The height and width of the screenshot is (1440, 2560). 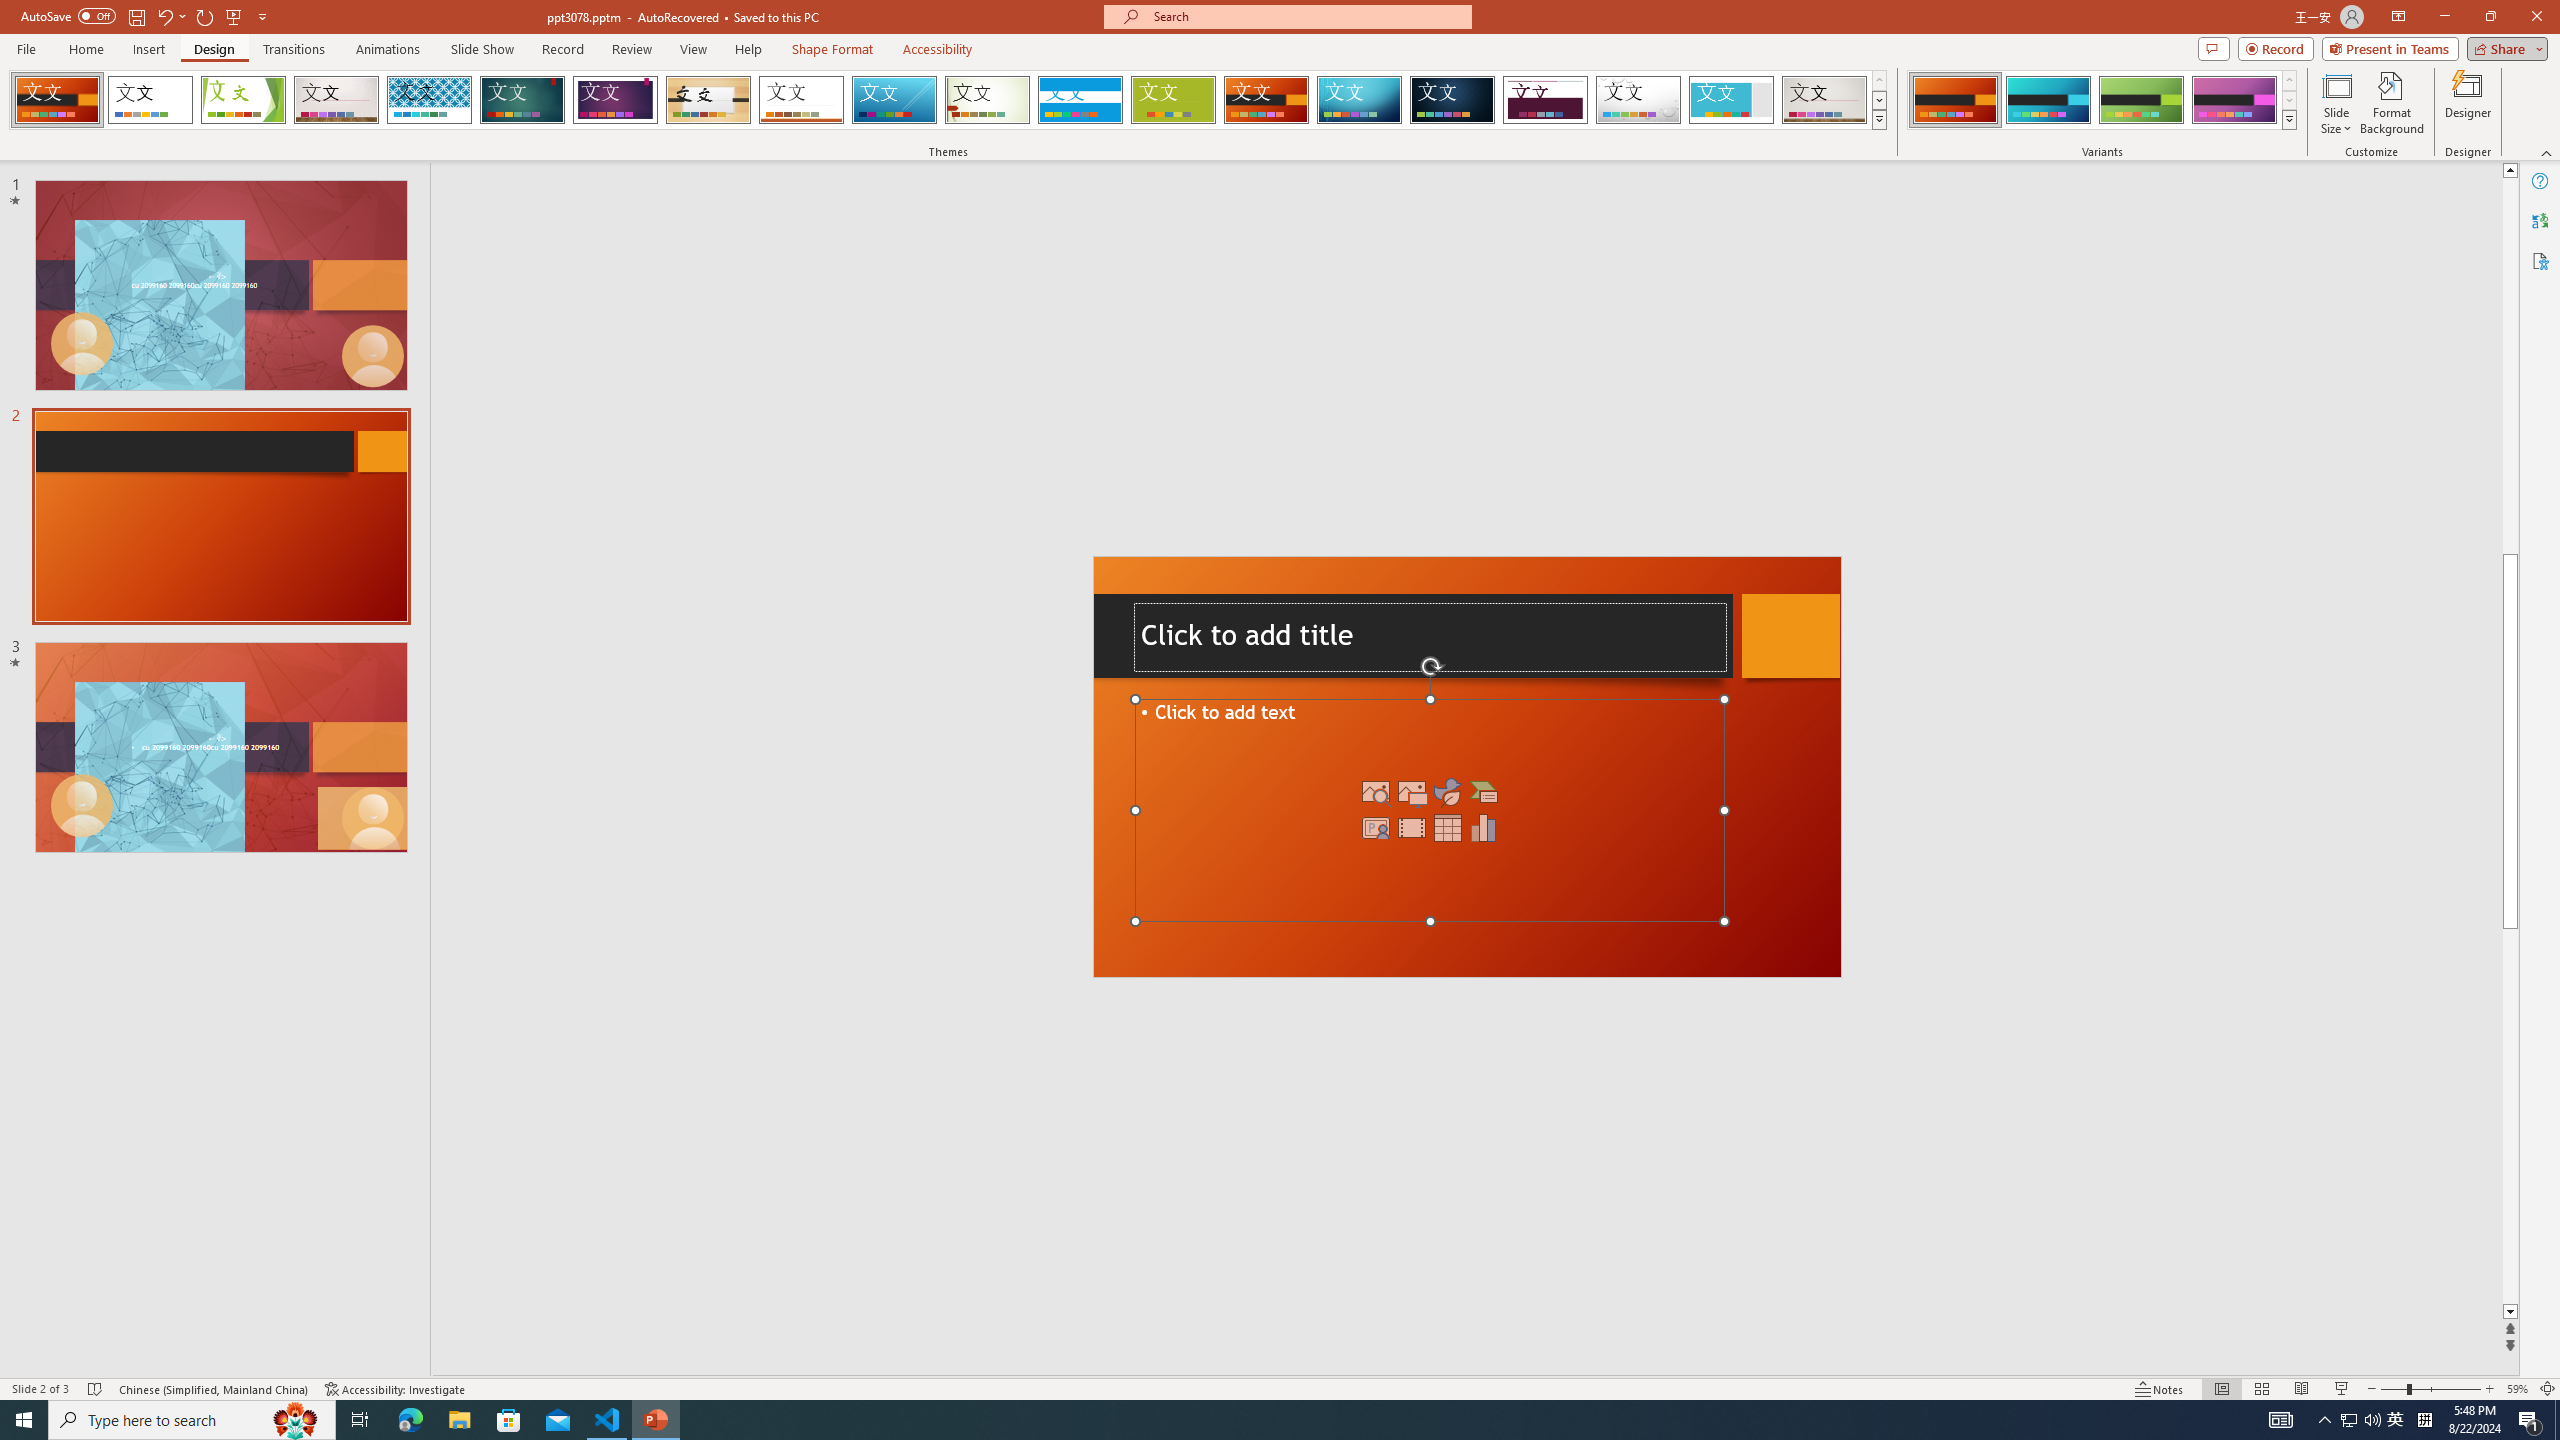 What do you see at coordinates (800, 99) in the screenshot?
I see `'Retrospect'` at bounding box center [800, 99].